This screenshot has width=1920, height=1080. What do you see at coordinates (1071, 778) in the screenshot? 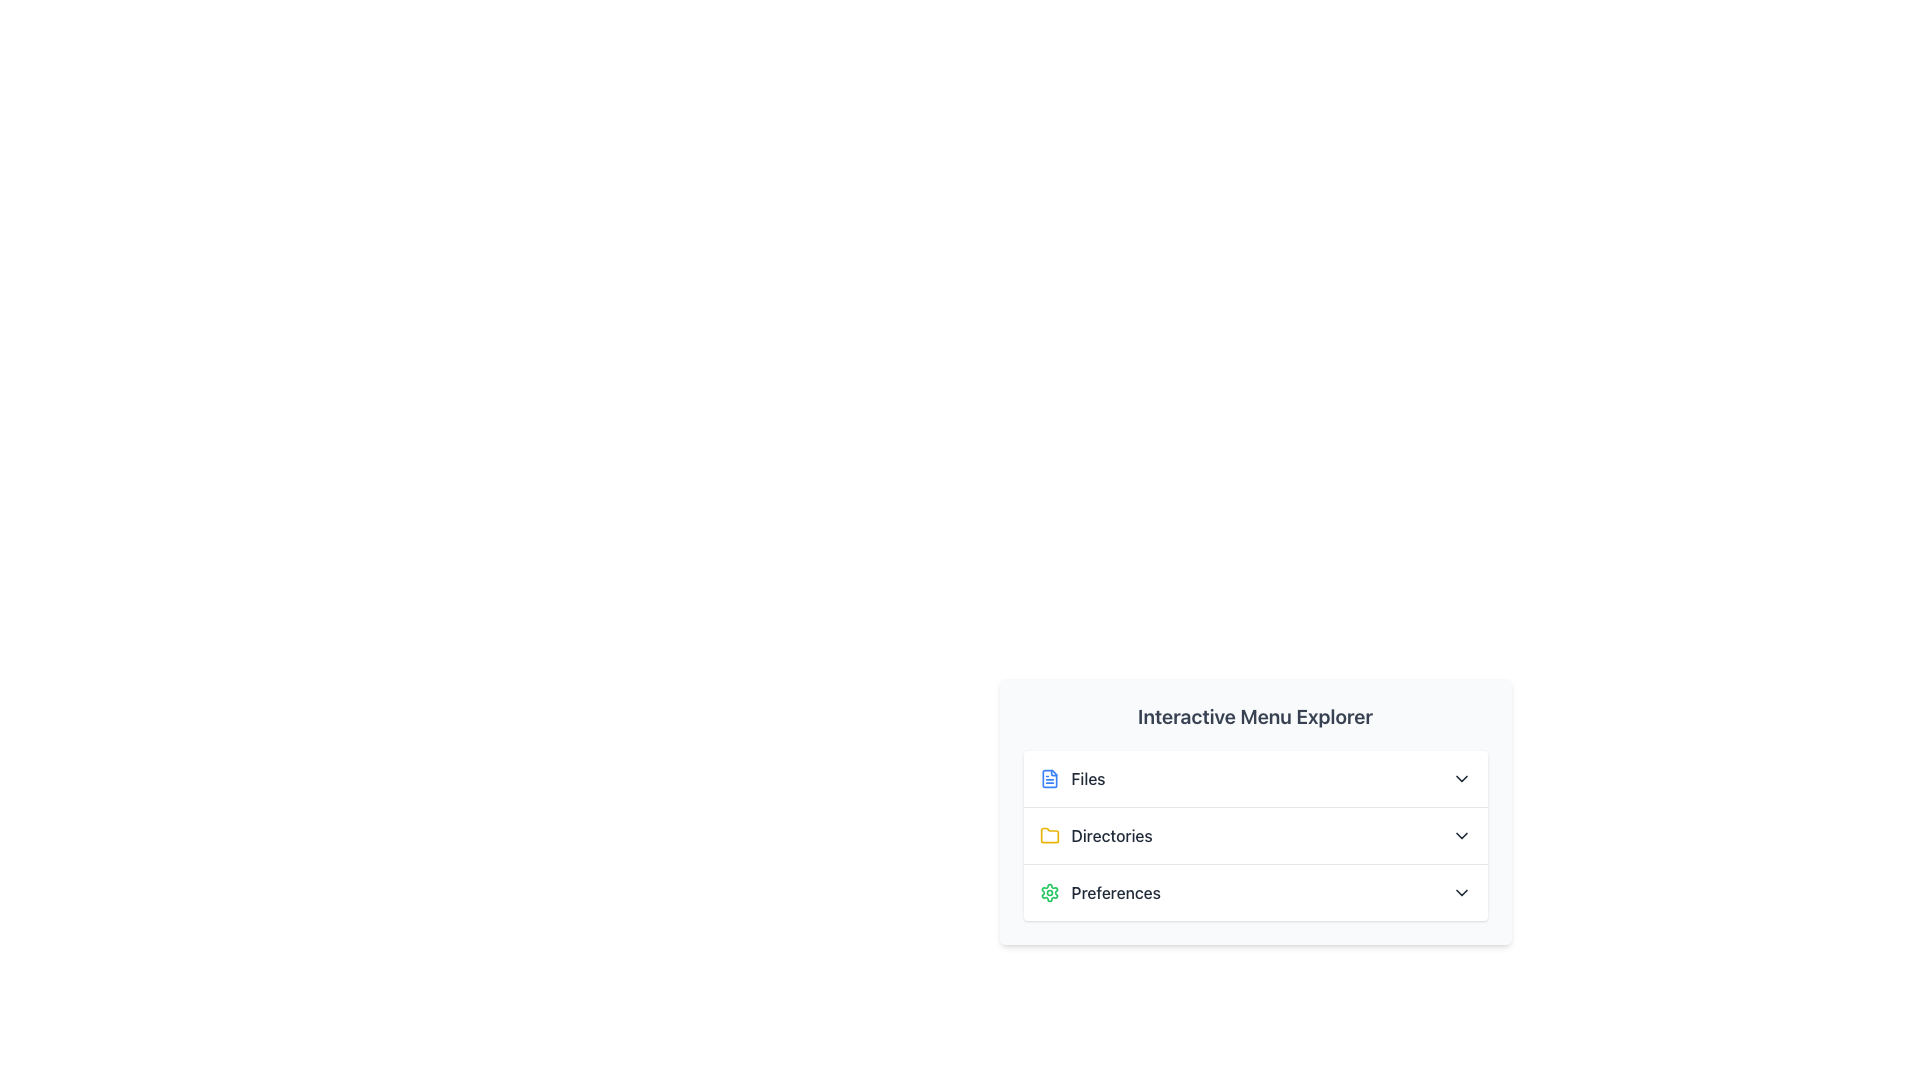
I see `the first menu option with icon and label under 'Interactive Menu Explorer'` at bounding box center [1071, 778].